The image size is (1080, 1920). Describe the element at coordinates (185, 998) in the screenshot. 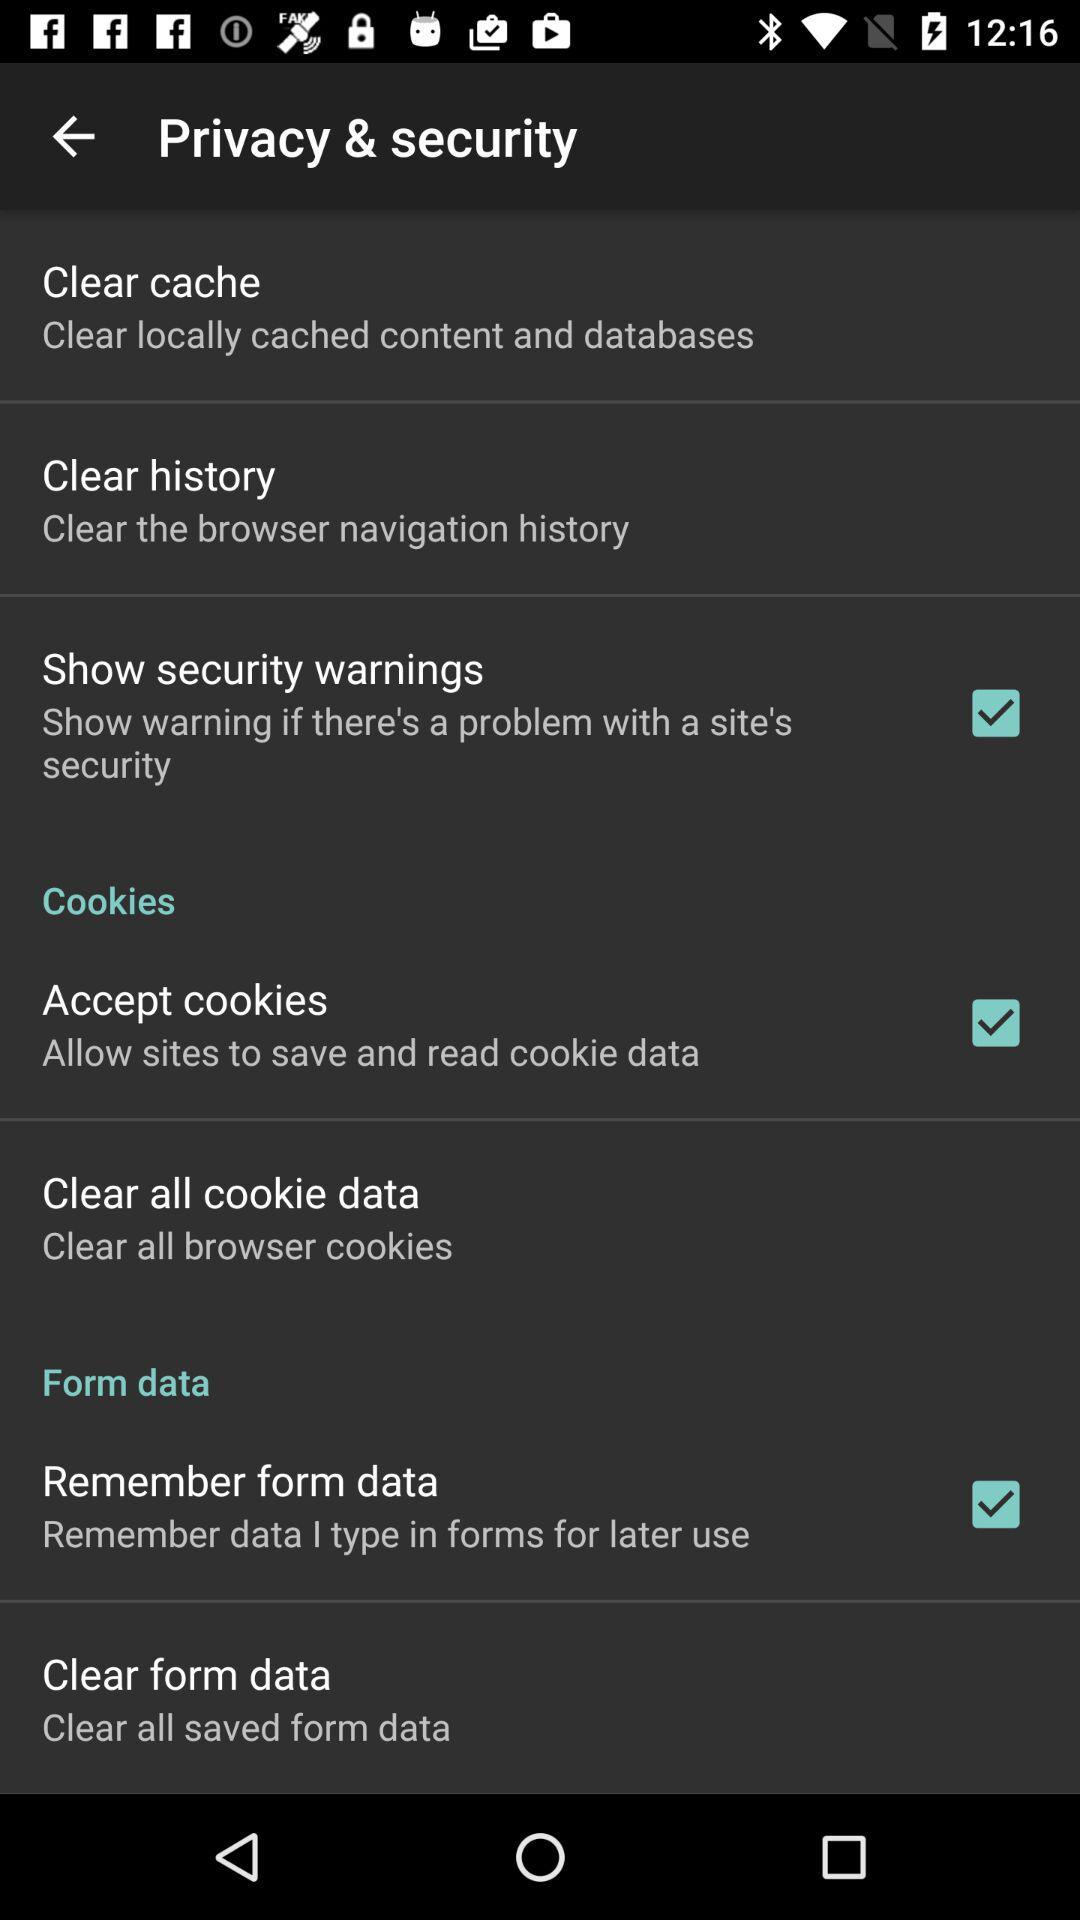

I see `the accept cookies item` at that location.